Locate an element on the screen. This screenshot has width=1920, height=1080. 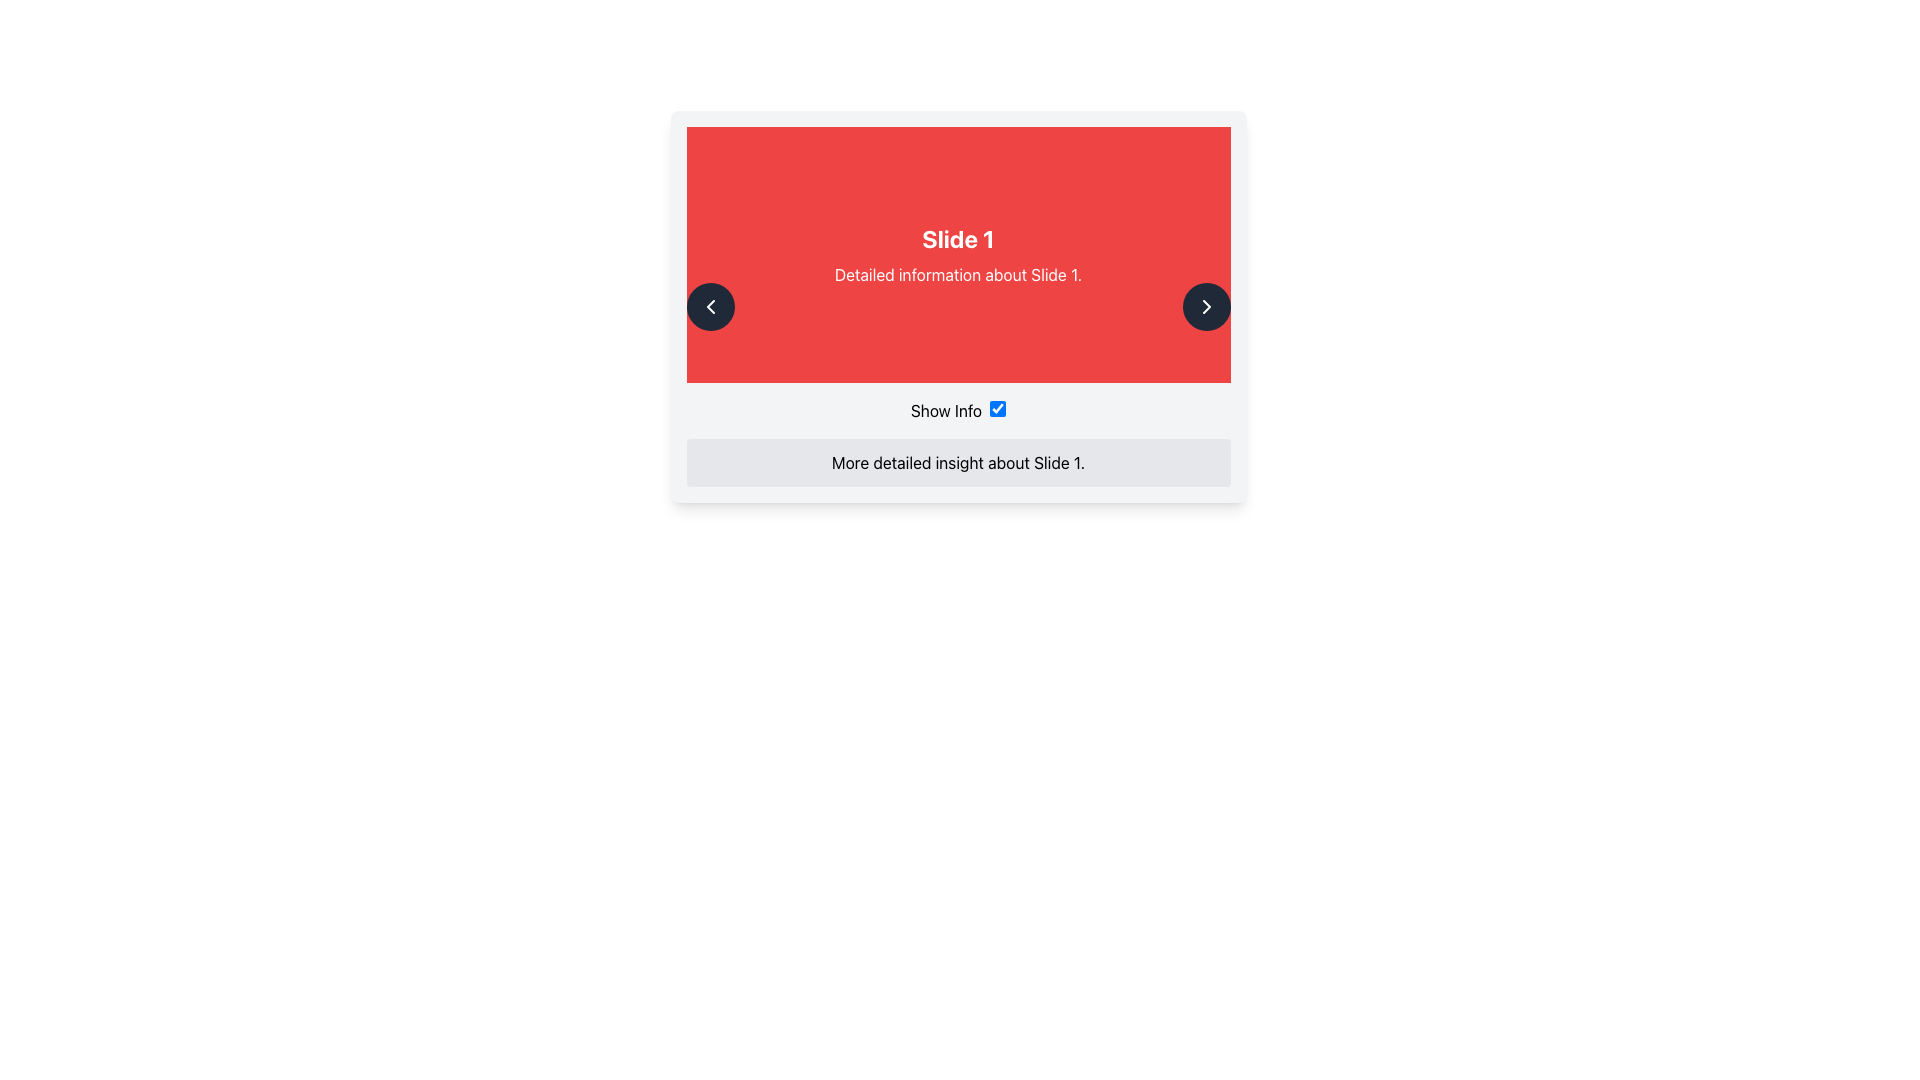
inside the Content display module that features a light gray background, a central red area with the text 'Slide 1' and 'Detailed information about Slide 1', along with navigation arrows and a 'Show Info' text alongside a checkbox is located at coordinates (957, 307).